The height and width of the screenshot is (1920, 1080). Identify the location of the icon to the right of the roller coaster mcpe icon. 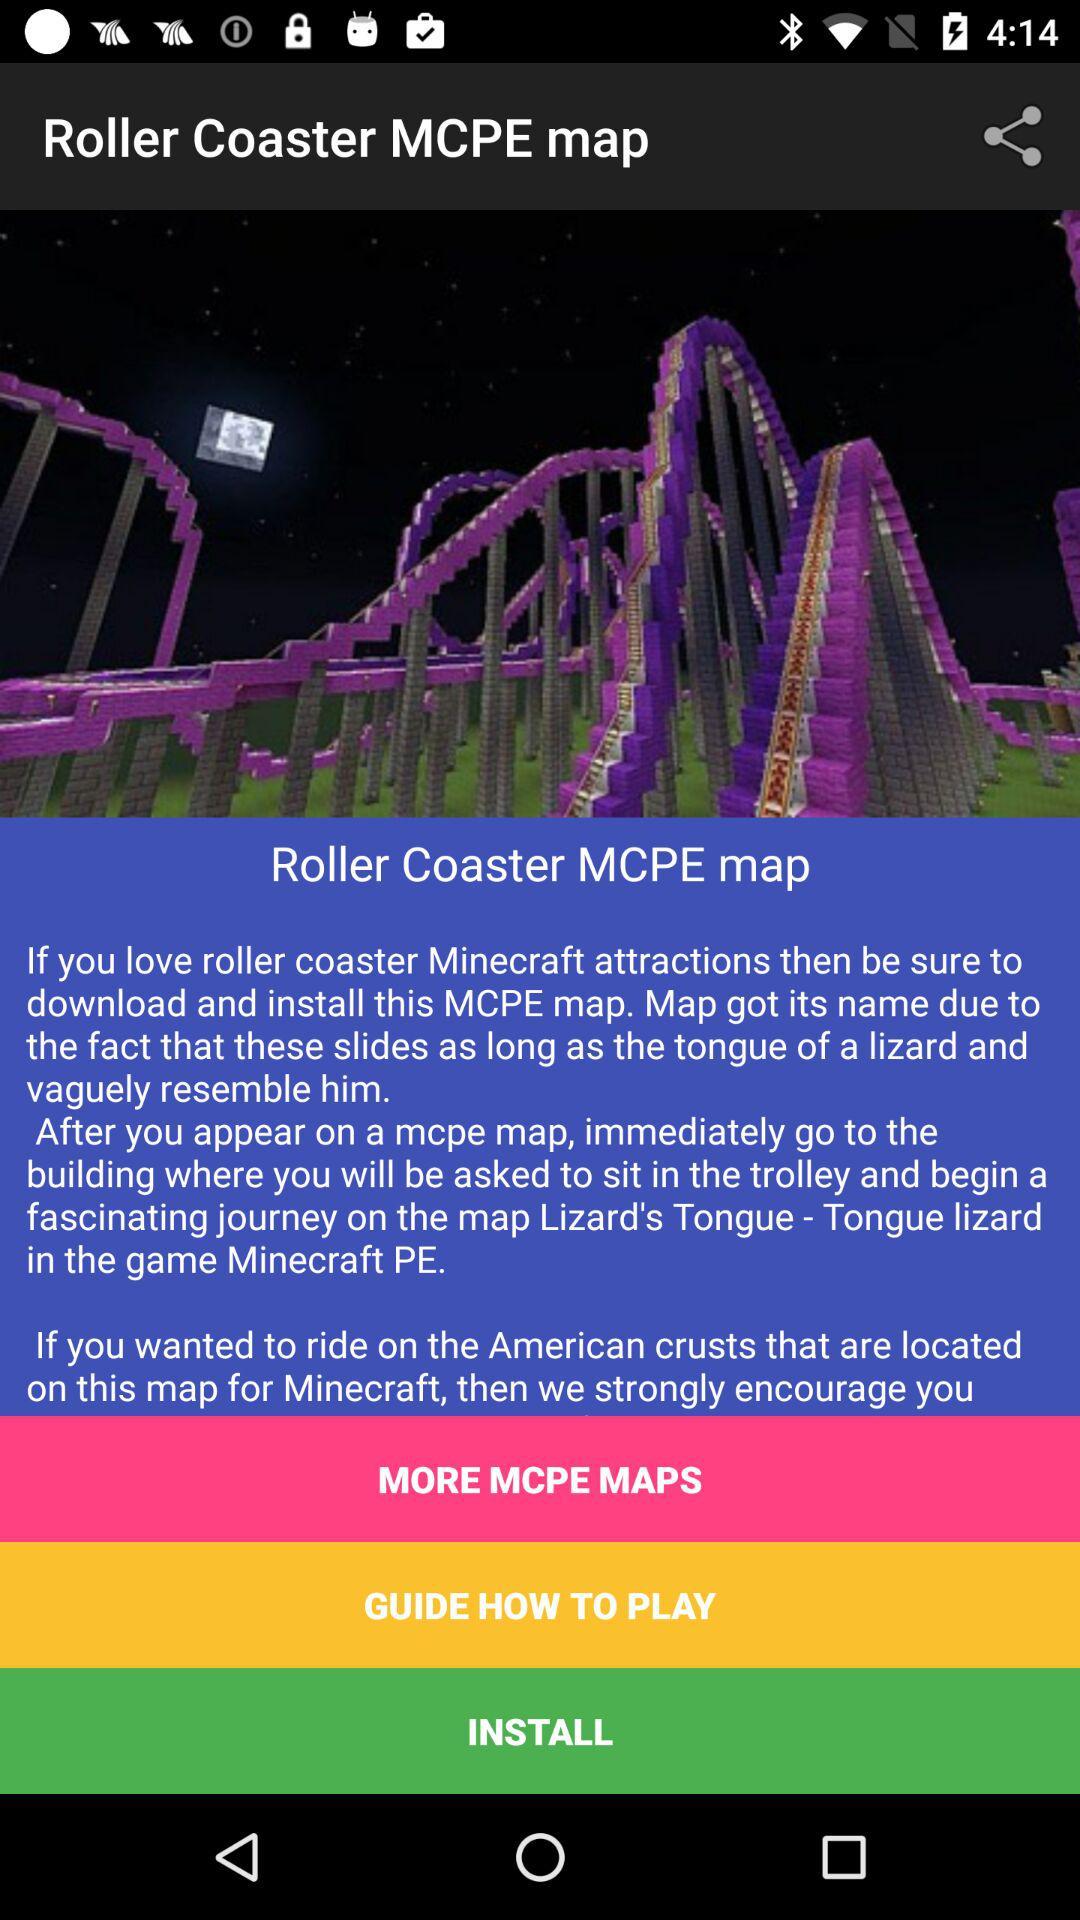
(1017, 135).